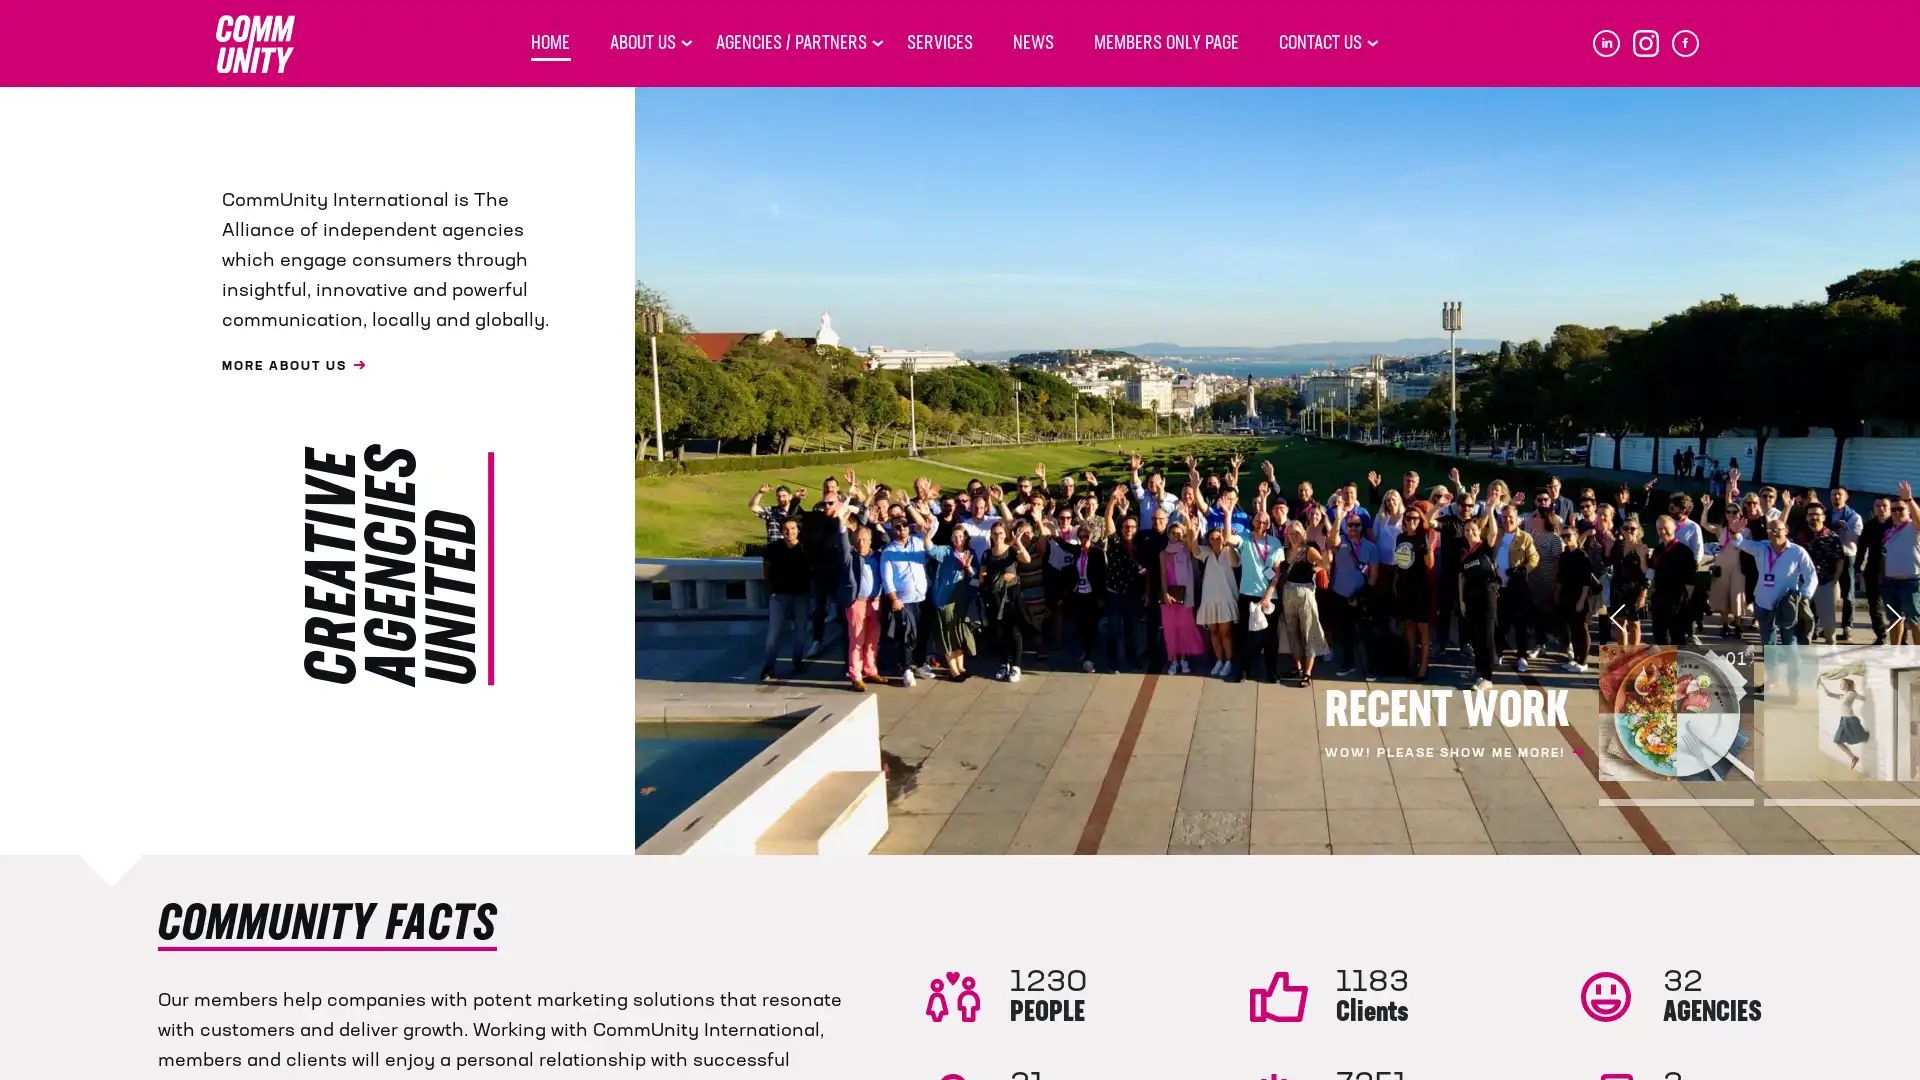 This screenshot has width=1920, height=1080. Describe the element at coordinates (1626, 627) in the screenshot. I see `Previous slide` at that location.